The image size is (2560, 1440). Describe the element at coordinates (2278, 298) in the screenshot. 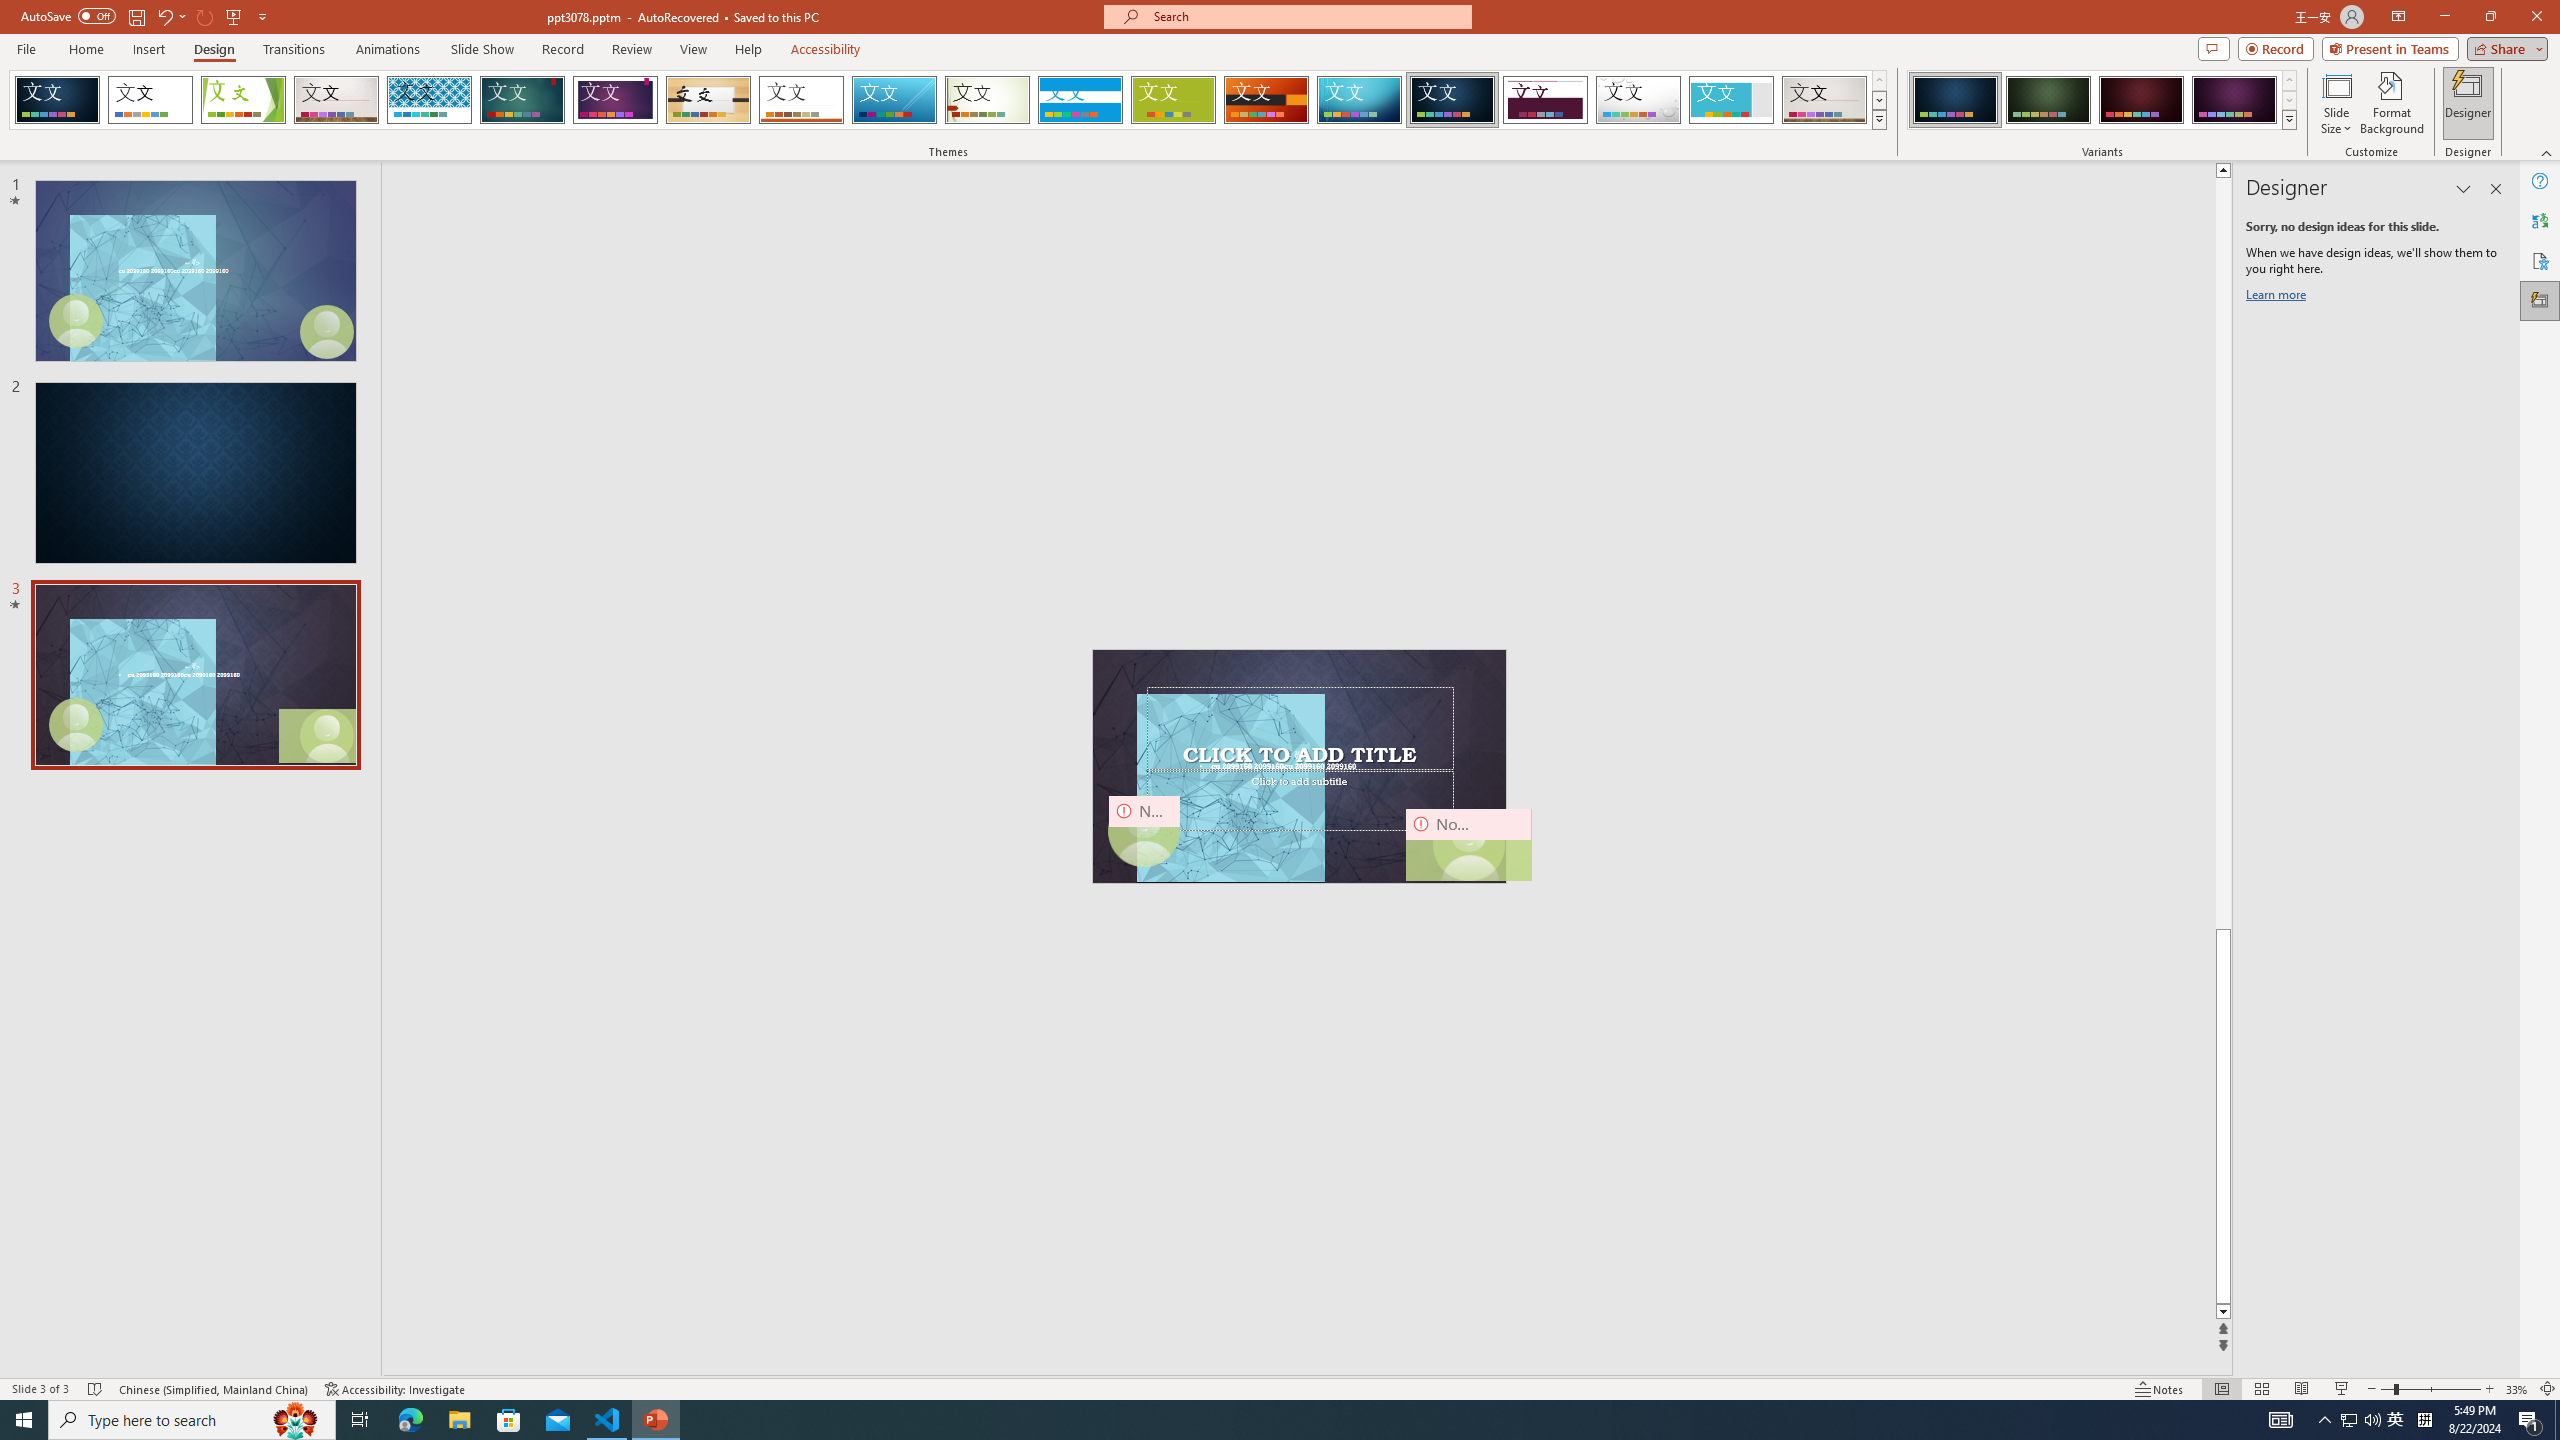

I see `'Learn more'` at that location.